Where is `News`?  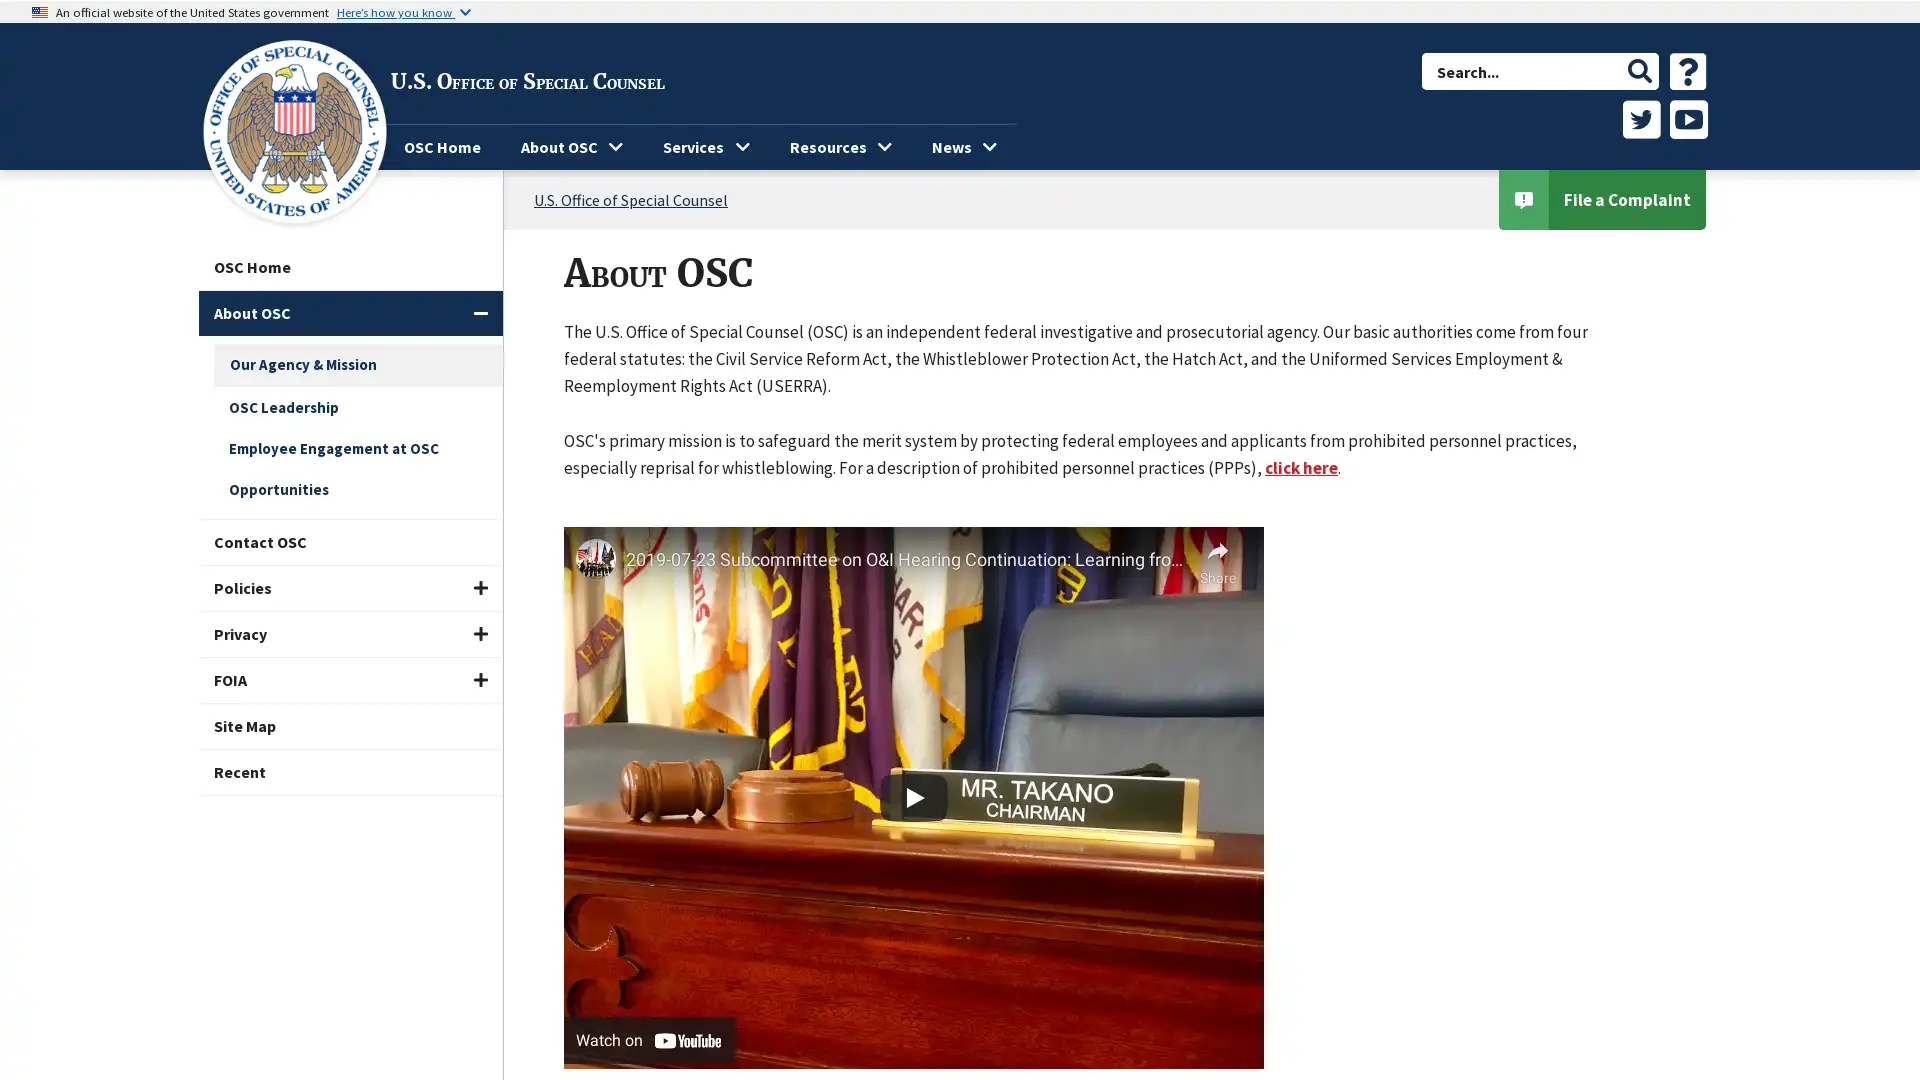 News is located at coordinates (964, 146).